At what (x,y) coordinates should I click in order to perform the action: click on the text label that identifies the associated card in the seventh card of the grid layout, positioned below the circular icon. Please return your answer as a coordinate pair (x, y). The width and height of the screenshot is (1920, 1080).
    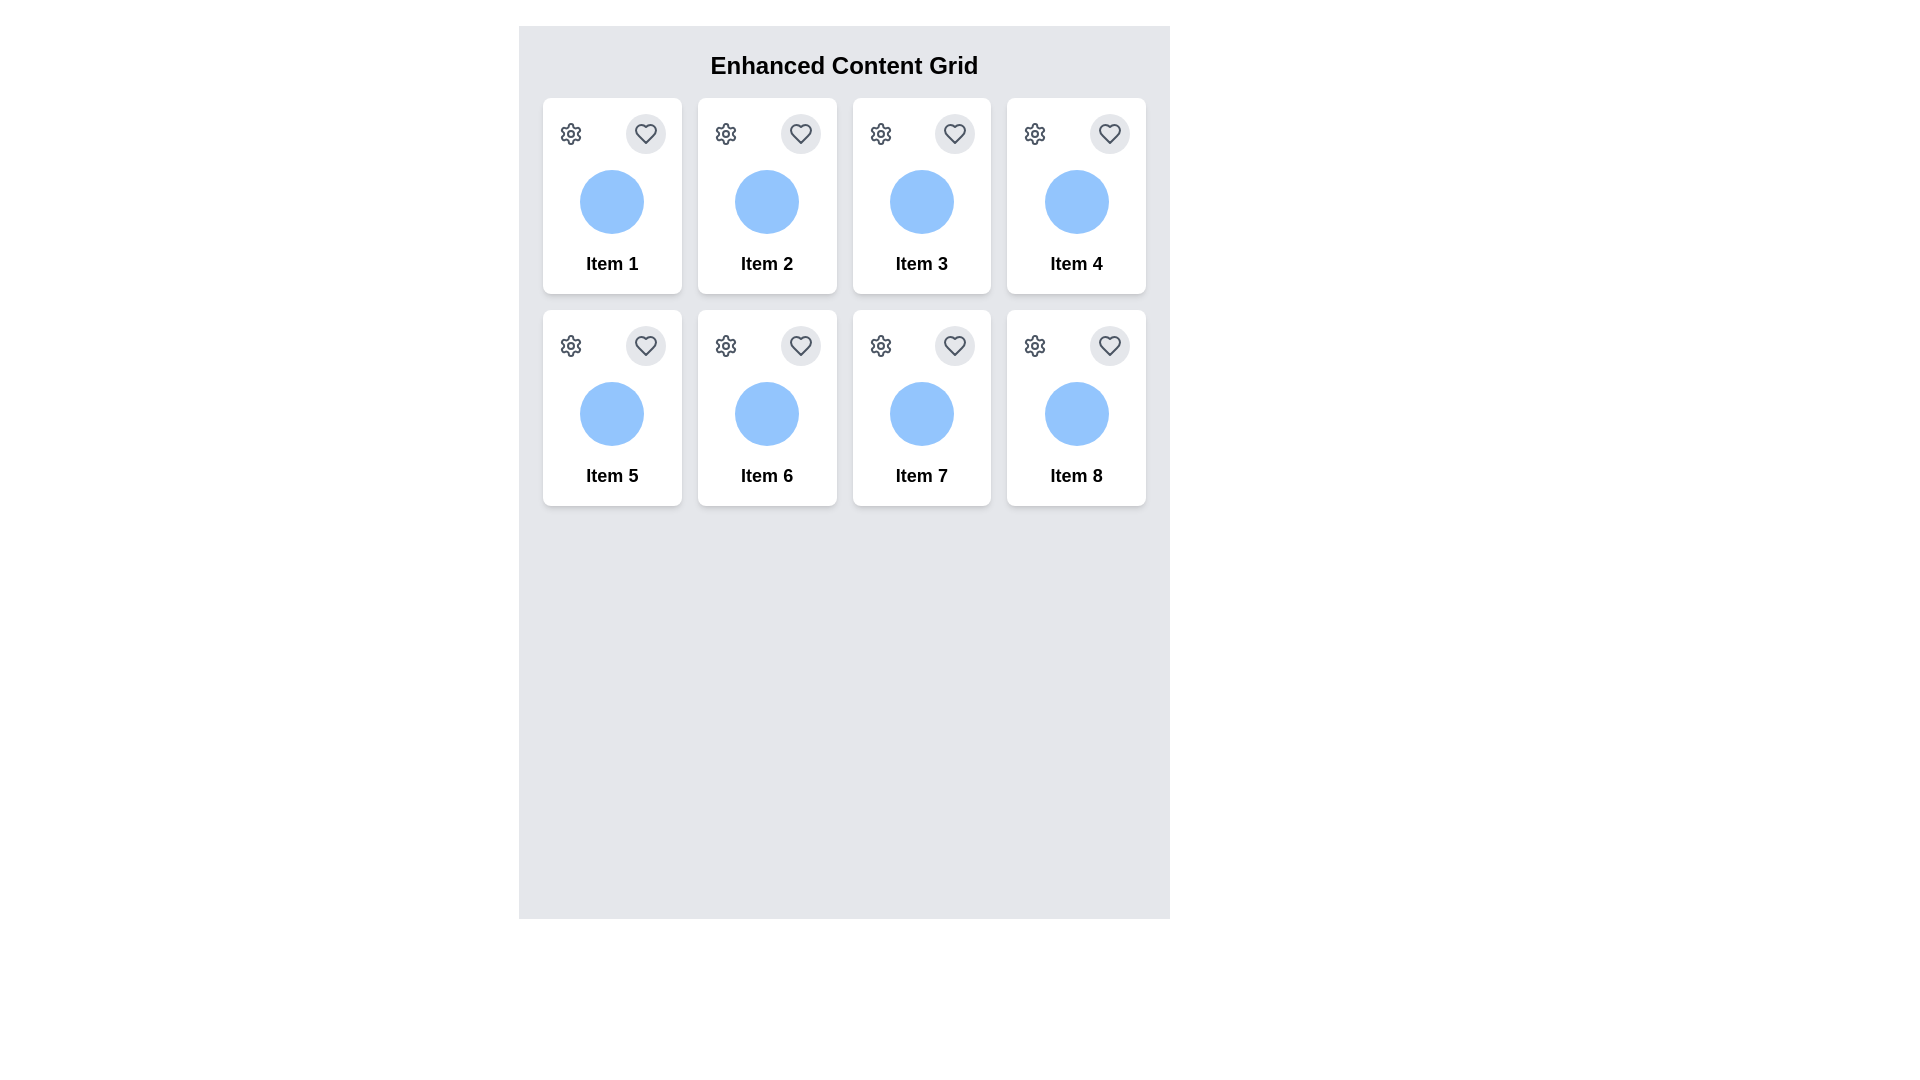
    Looking at the image, I should click on (920, 475).